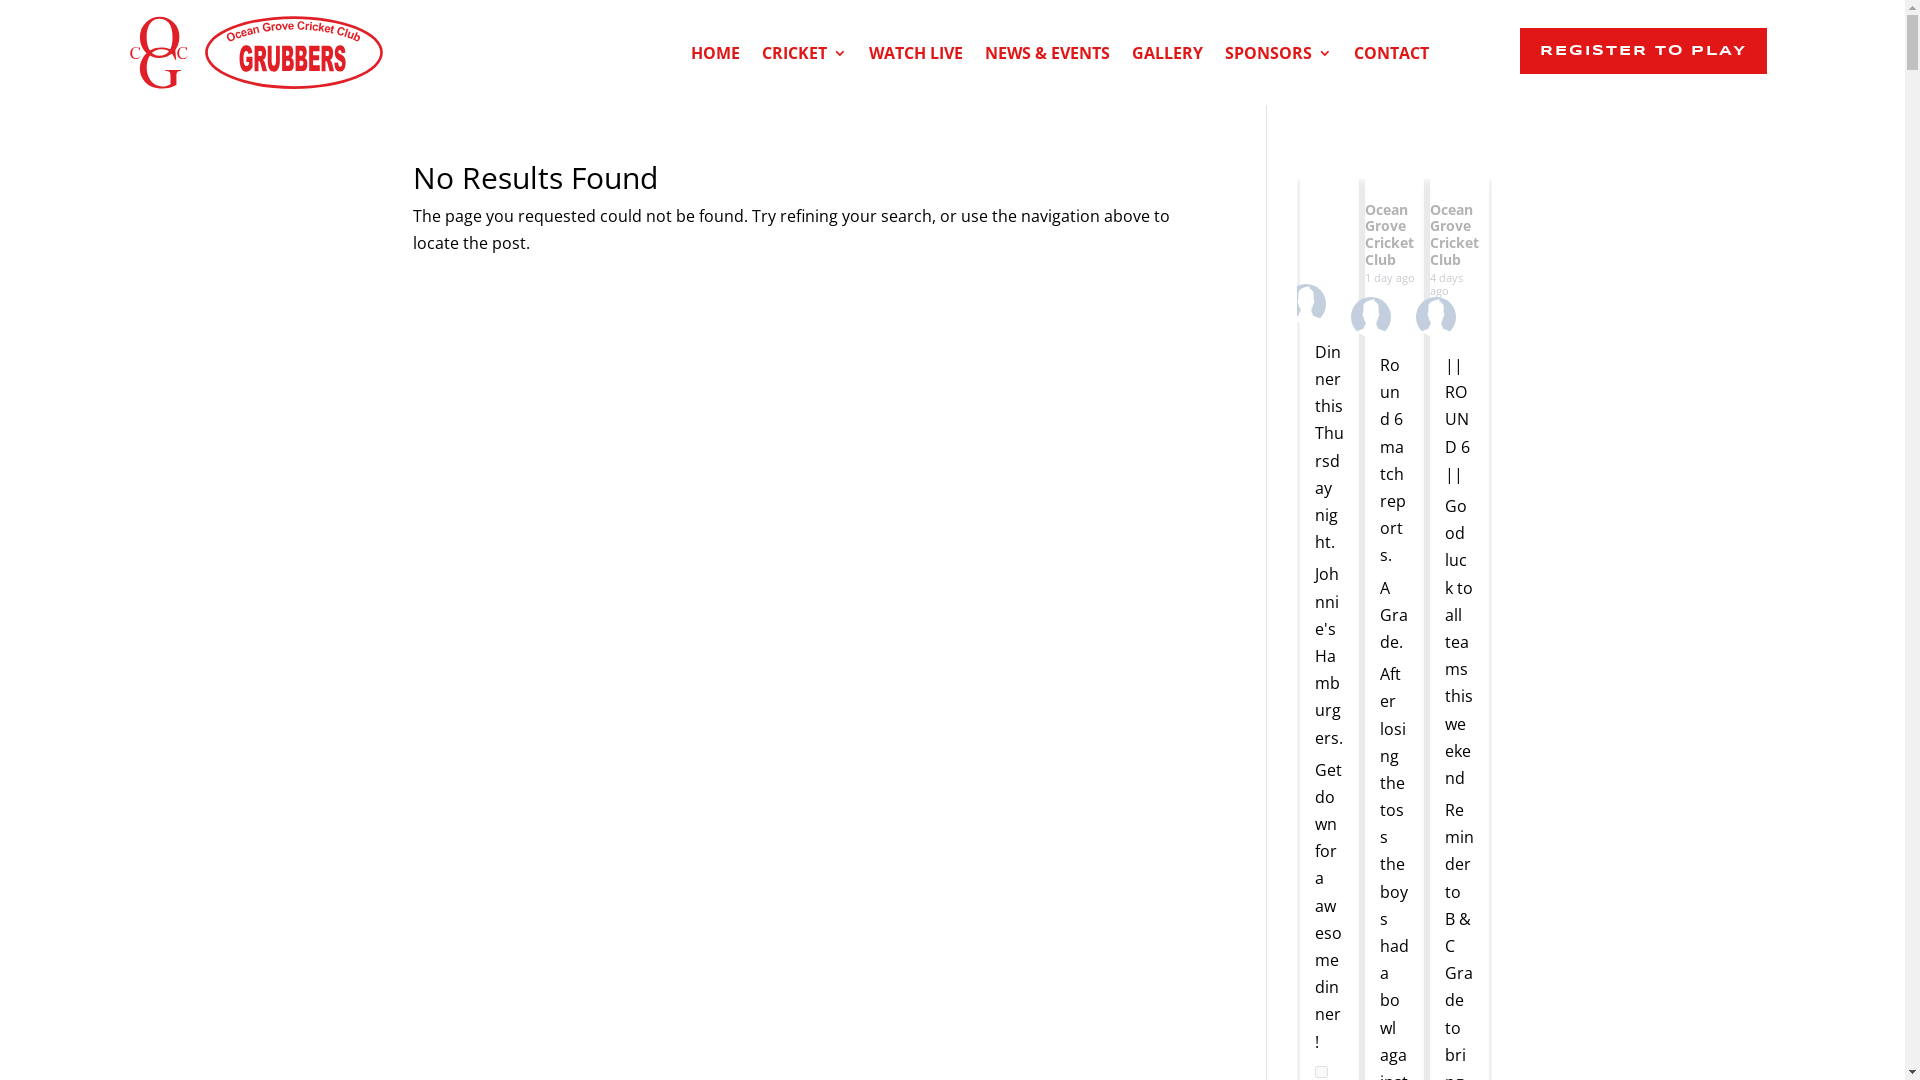  I want to click on 'Ocean Grove Cricket Club', so click(1429, 233).